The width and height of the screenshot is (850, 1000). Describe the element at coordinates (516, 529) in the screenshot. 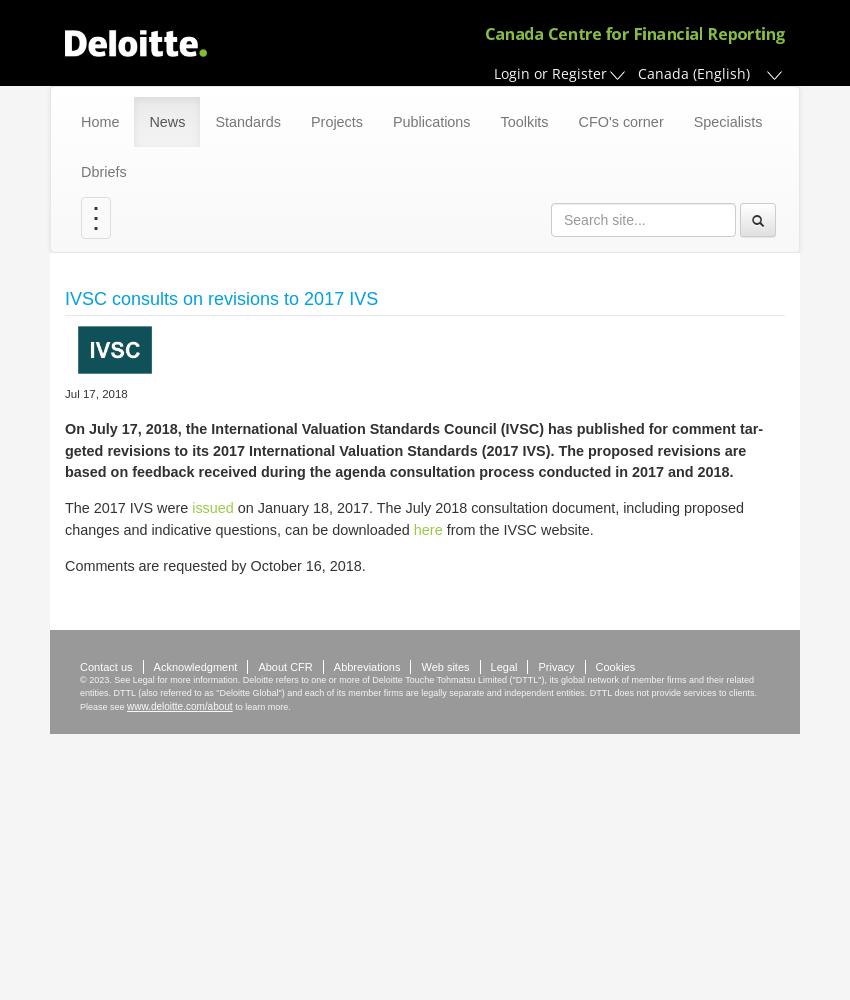

I see `'from the IVSC web­site.'` at that location.